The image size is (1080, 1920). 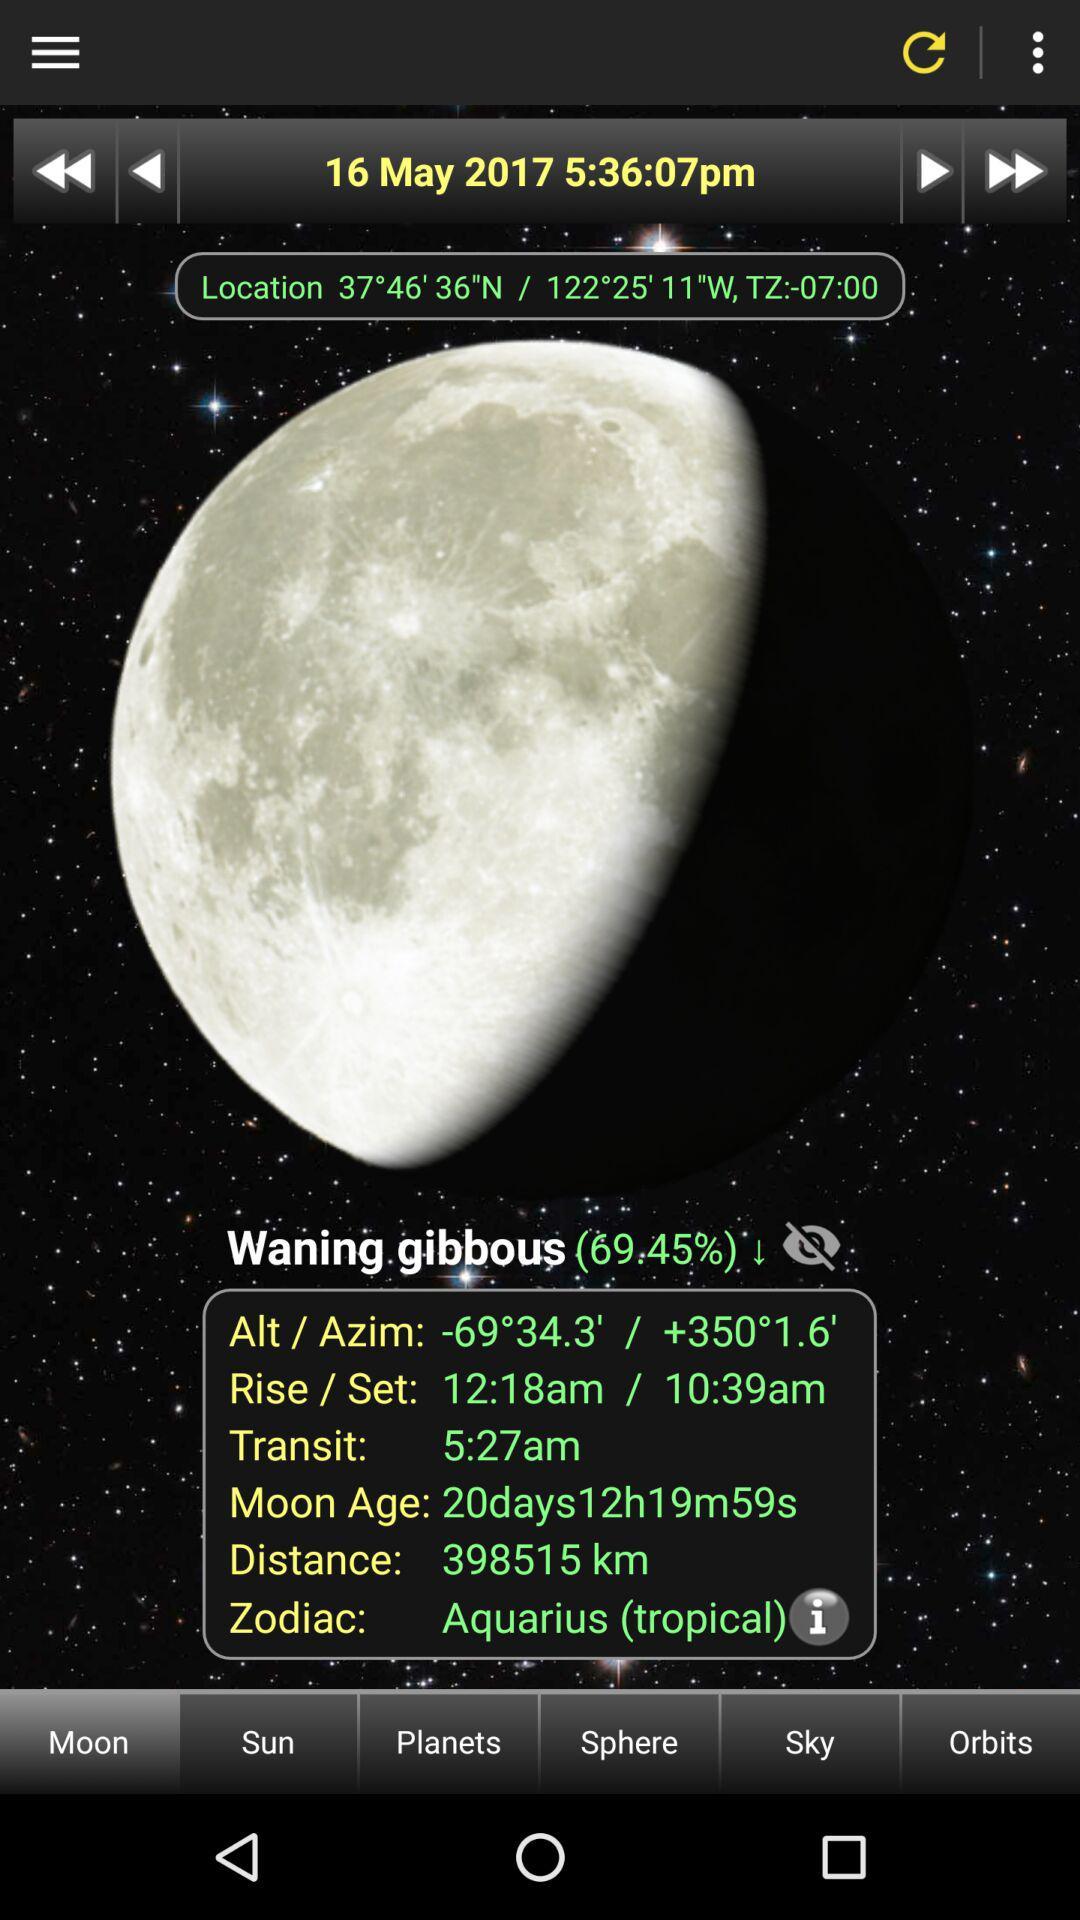 What do you see at coordinates (1015, 171) in the screenshot?
I see `the av_forward icon` at bounding box center [1015, 171].